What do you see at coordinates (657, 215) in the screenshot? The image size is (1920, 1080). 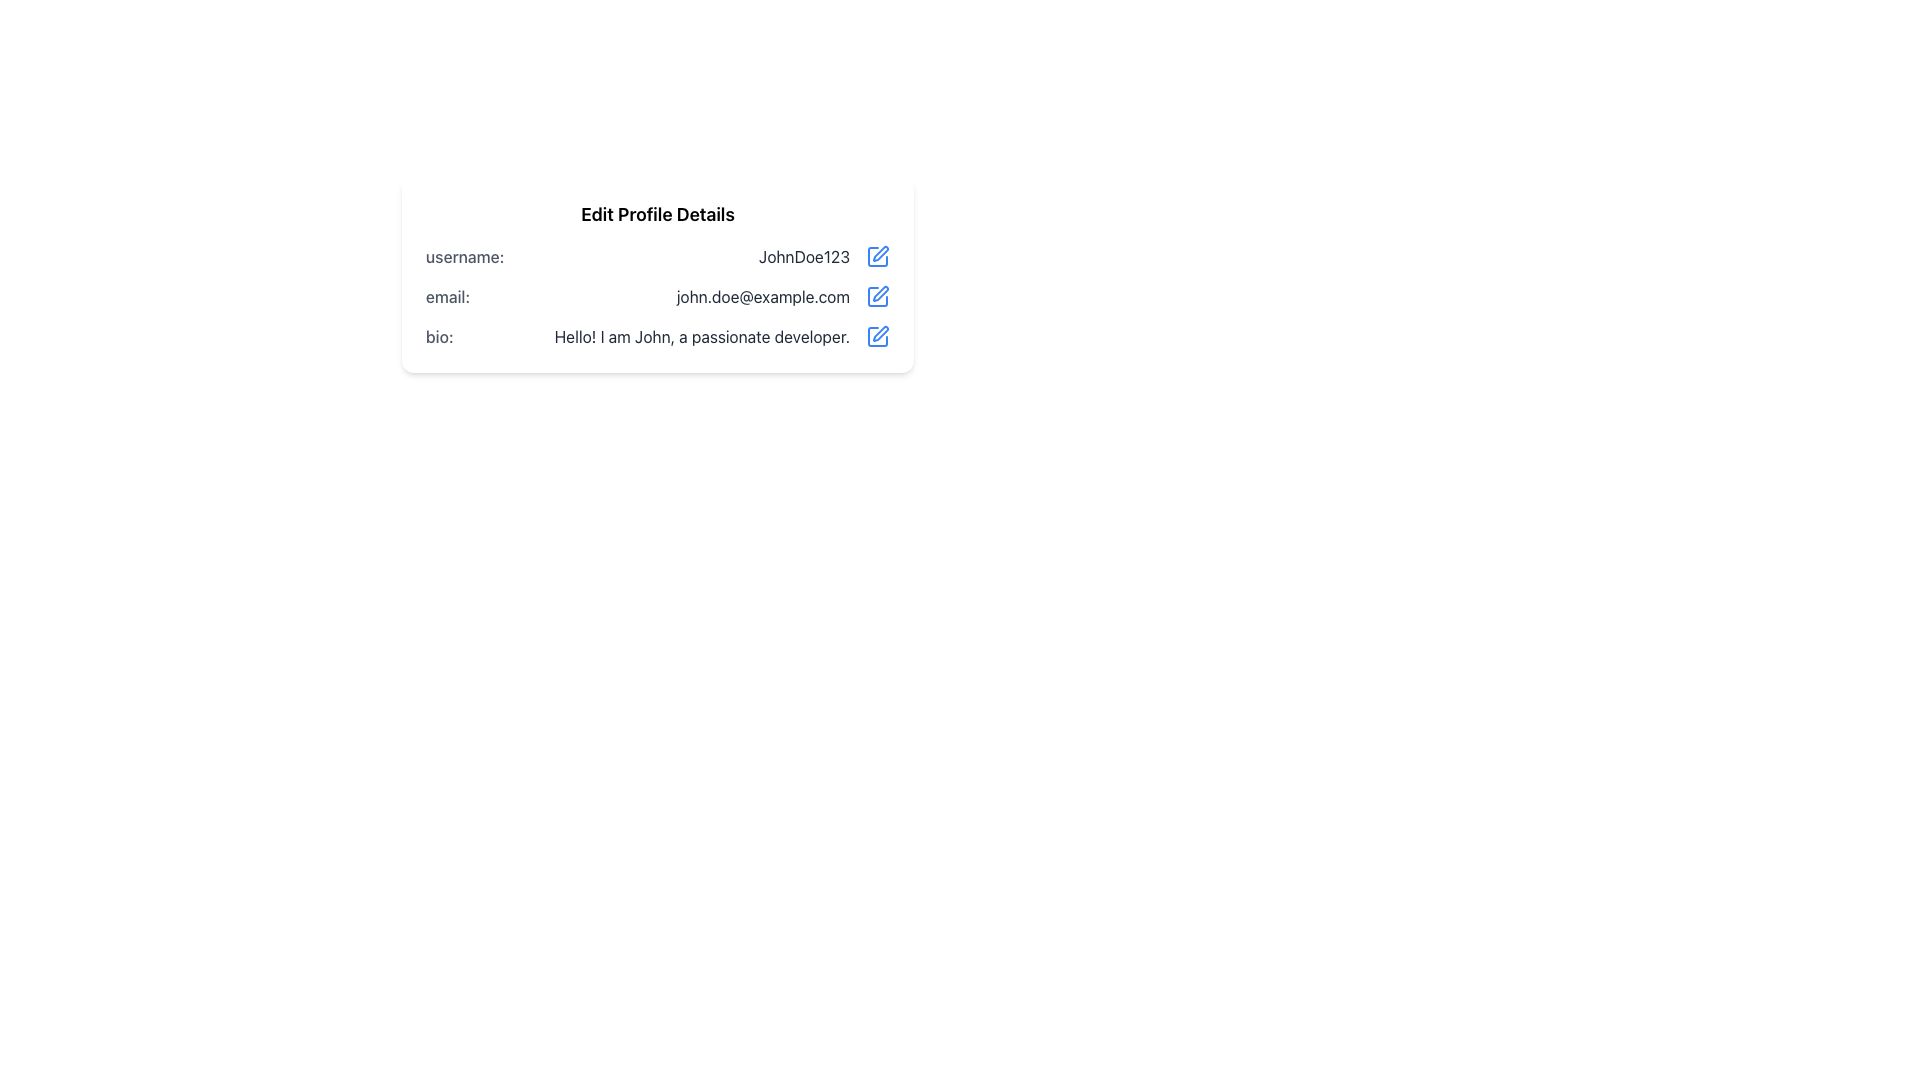 I see `the 'Edit Profile Details' text label, which serves as a descriptive header for editing profile information, located at the top of the profile card` at bounding box center [657, 215].